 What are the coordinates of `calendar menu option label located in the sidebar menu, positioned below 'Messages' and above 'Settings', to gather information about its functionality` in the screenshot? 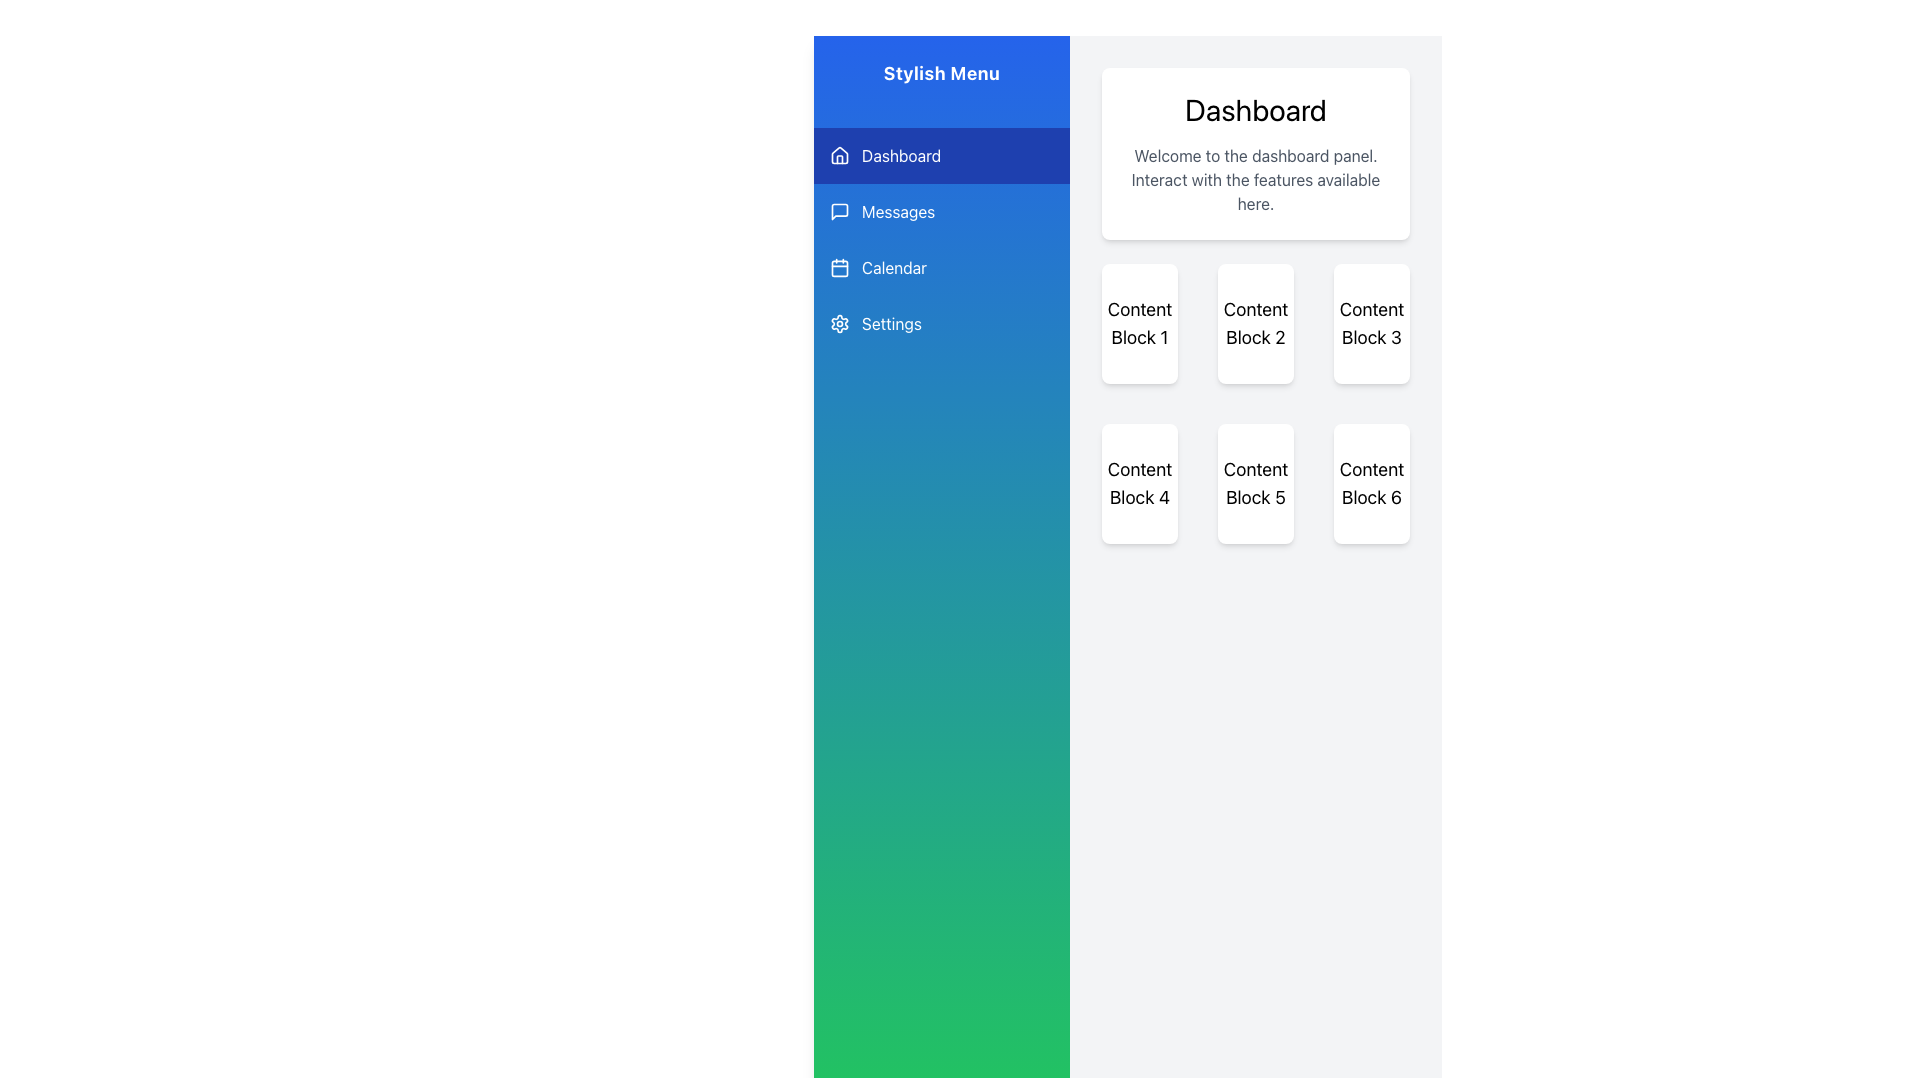 It's located at (893, 266).